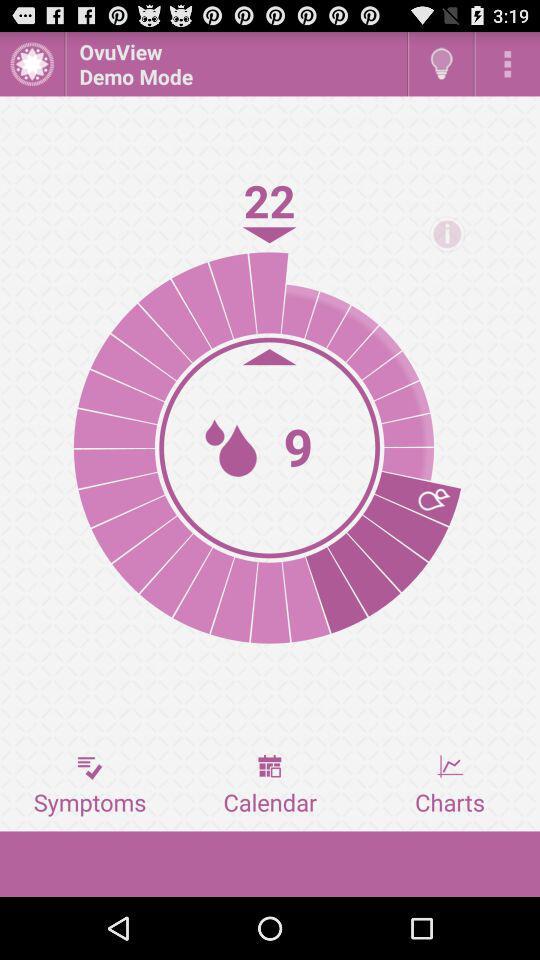 The width and height of the screenshot is (540, 960). I want to click on ovuview, so click(235, 63).